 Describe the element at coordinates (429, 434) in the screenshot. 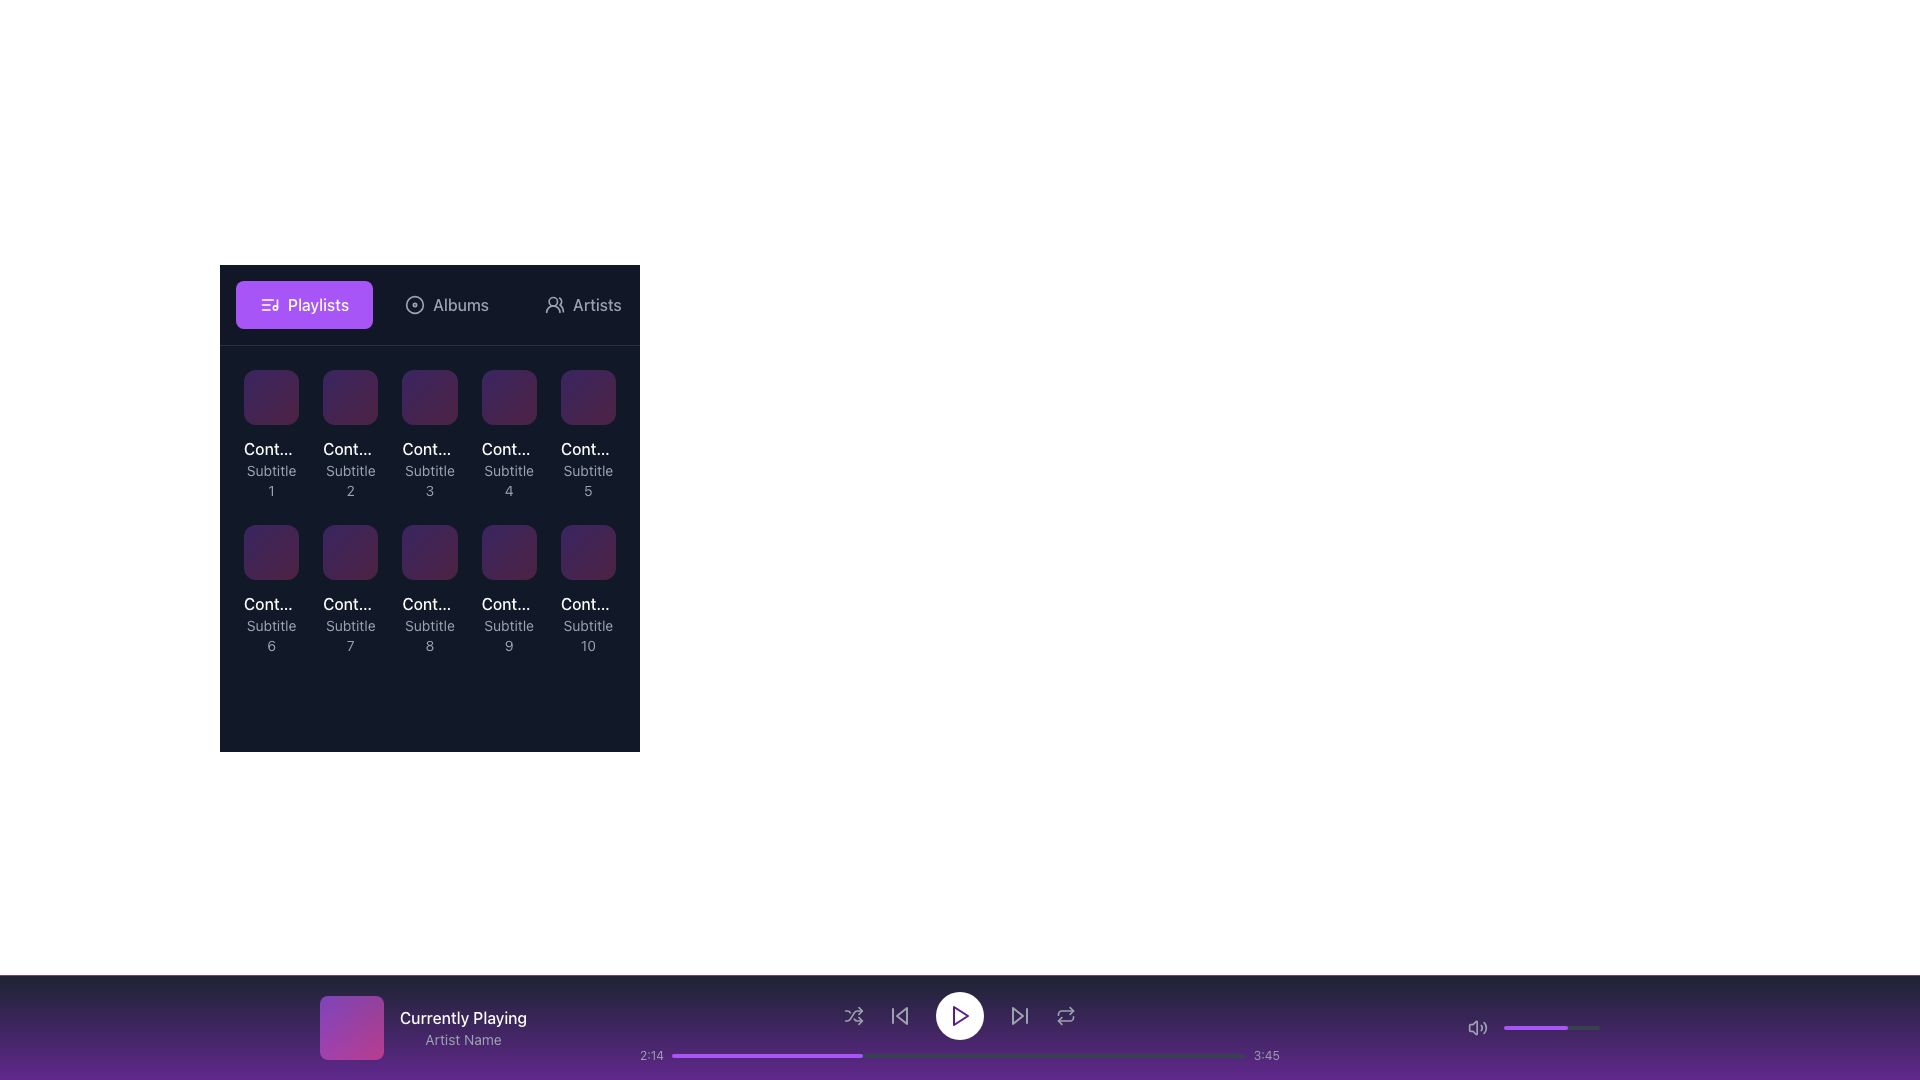

I see `the third clickable item in the grid representing 'Content Title 3'` at that location.